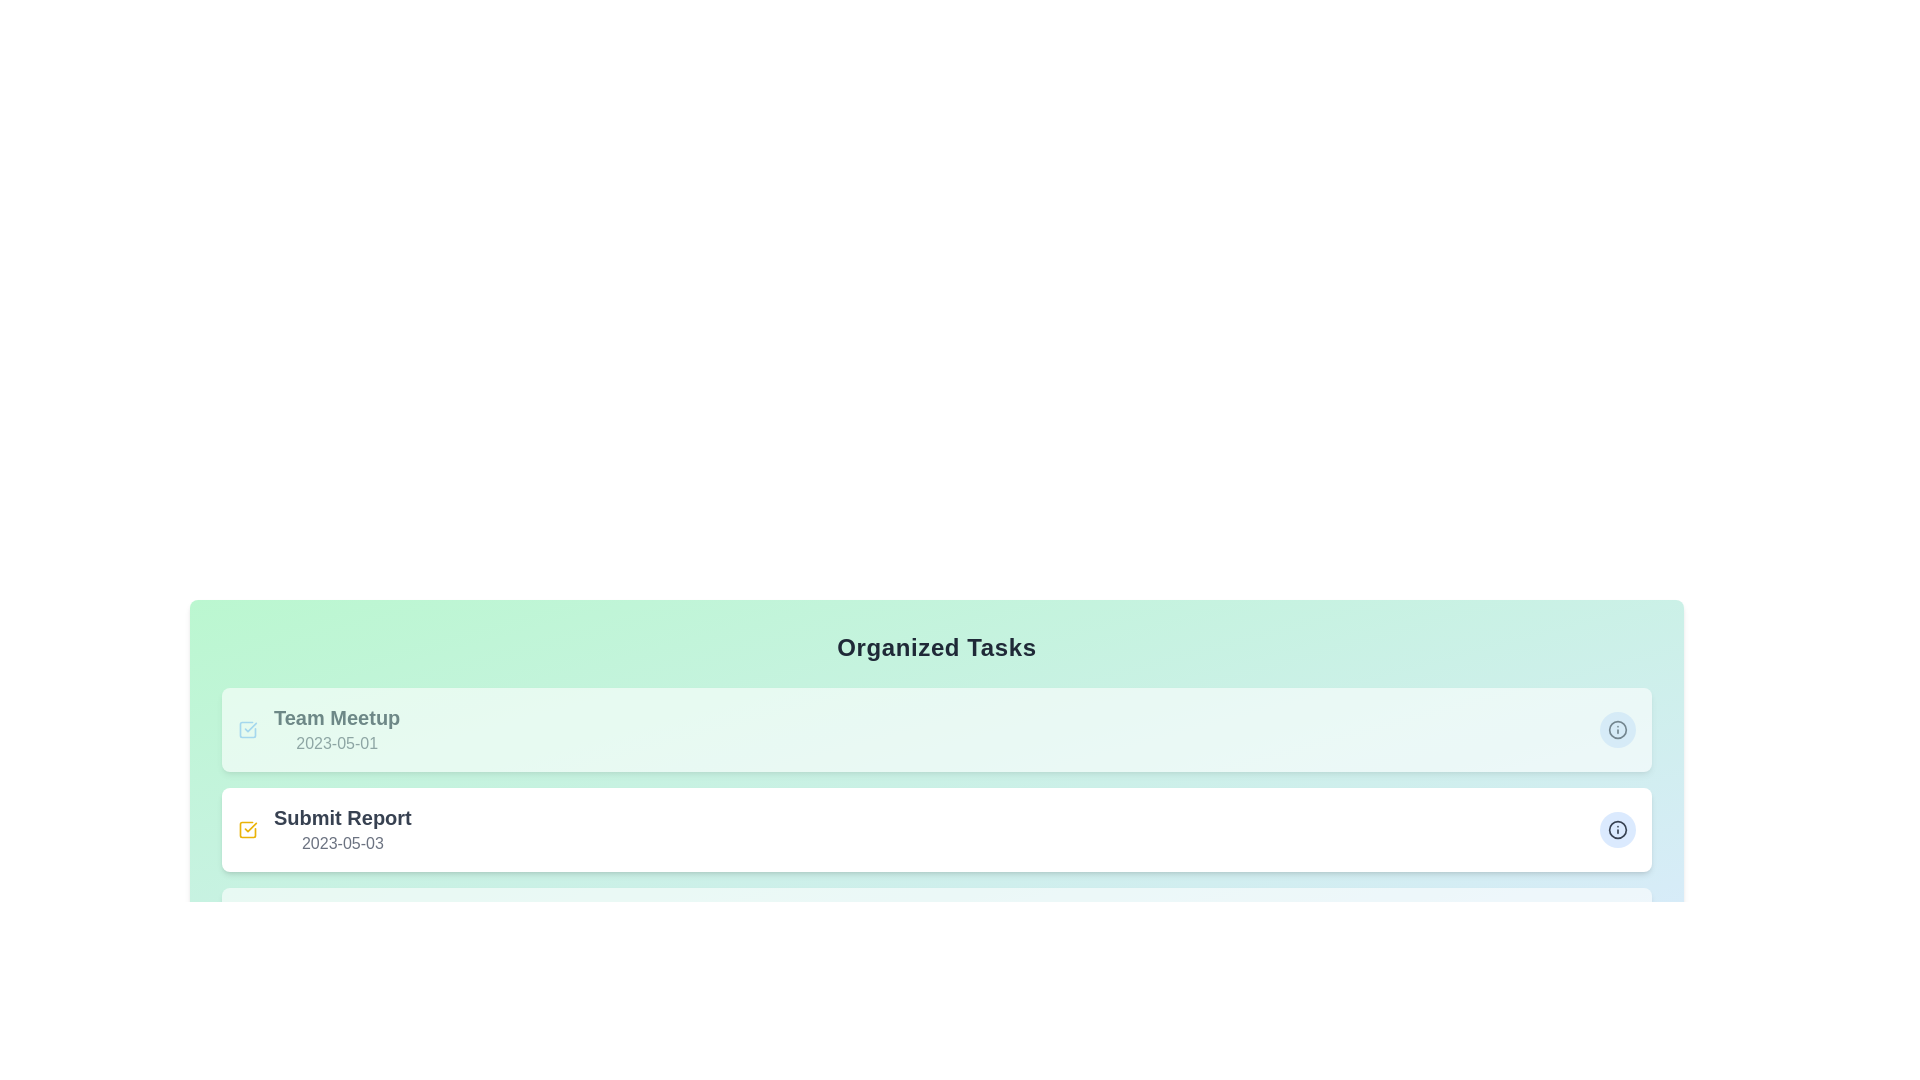 This screenshot has width=1920, height=1080. Describe the element at coordinates (1617, 729) in the screenshot. I see `the information button for the task titled Team Meetup` at that location.